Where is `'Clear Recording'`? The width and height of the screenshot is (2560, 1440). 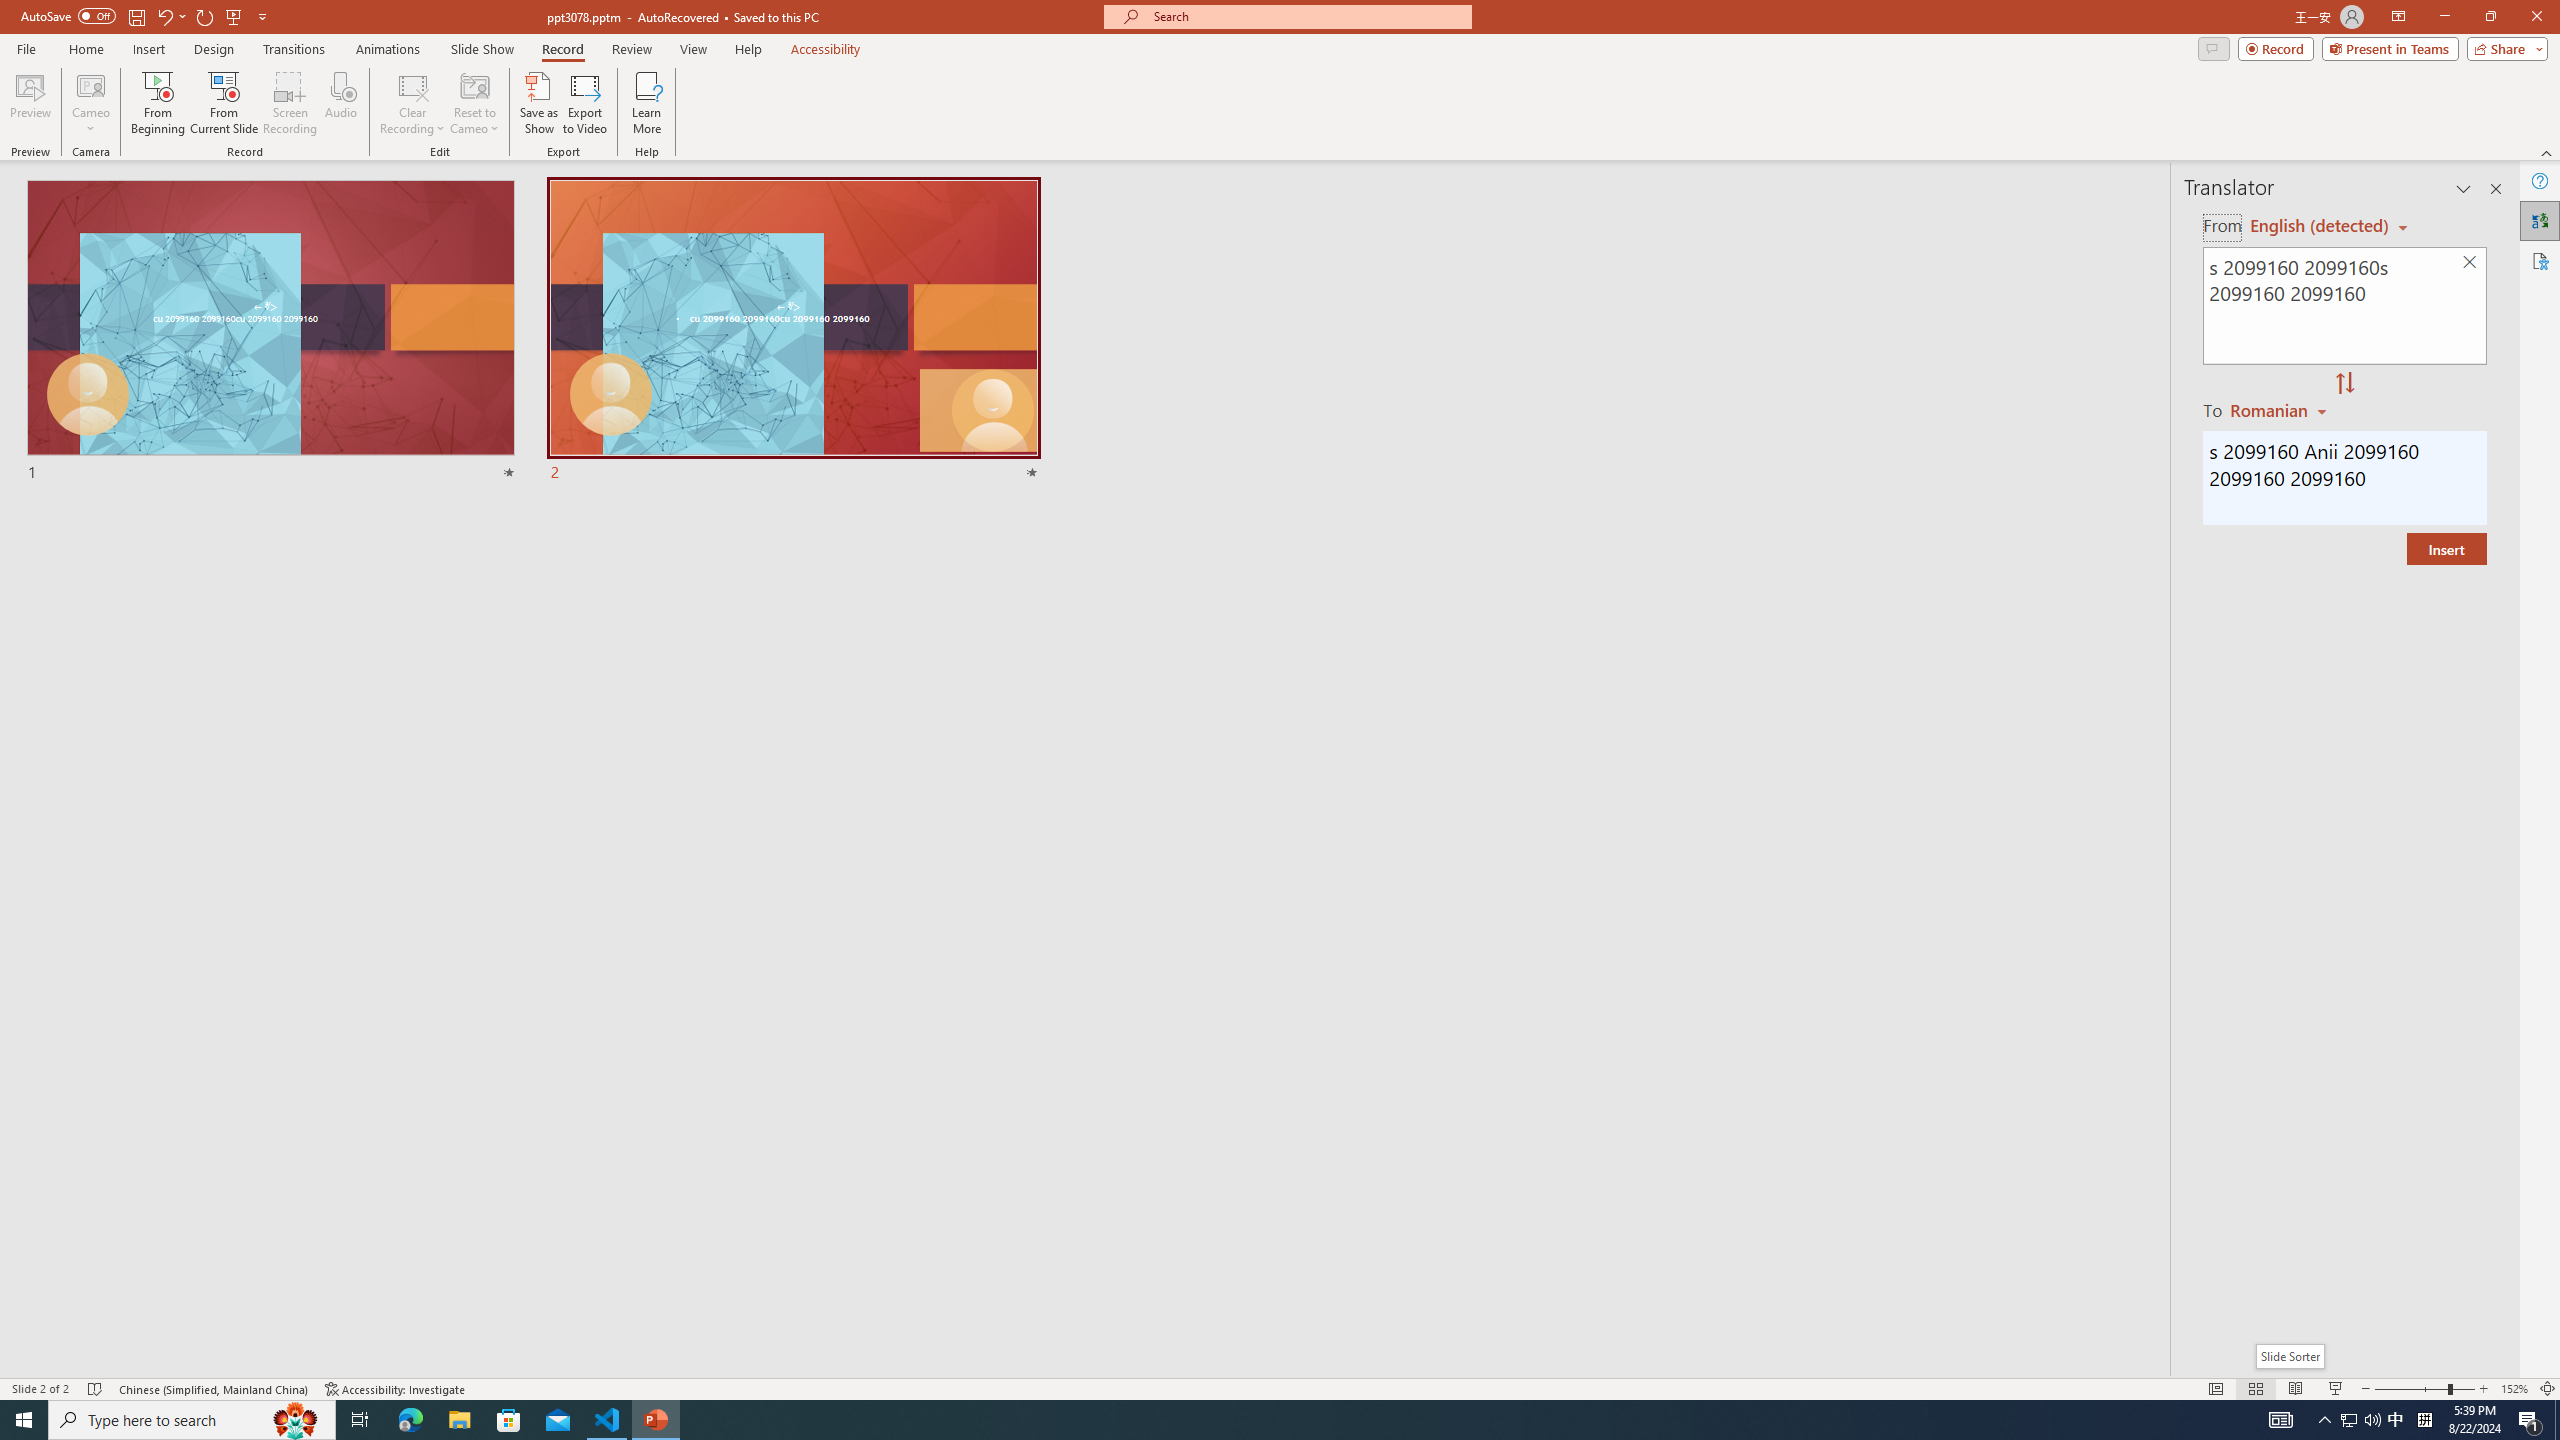
'Clear Recording' is located at coordinates (412, 103).